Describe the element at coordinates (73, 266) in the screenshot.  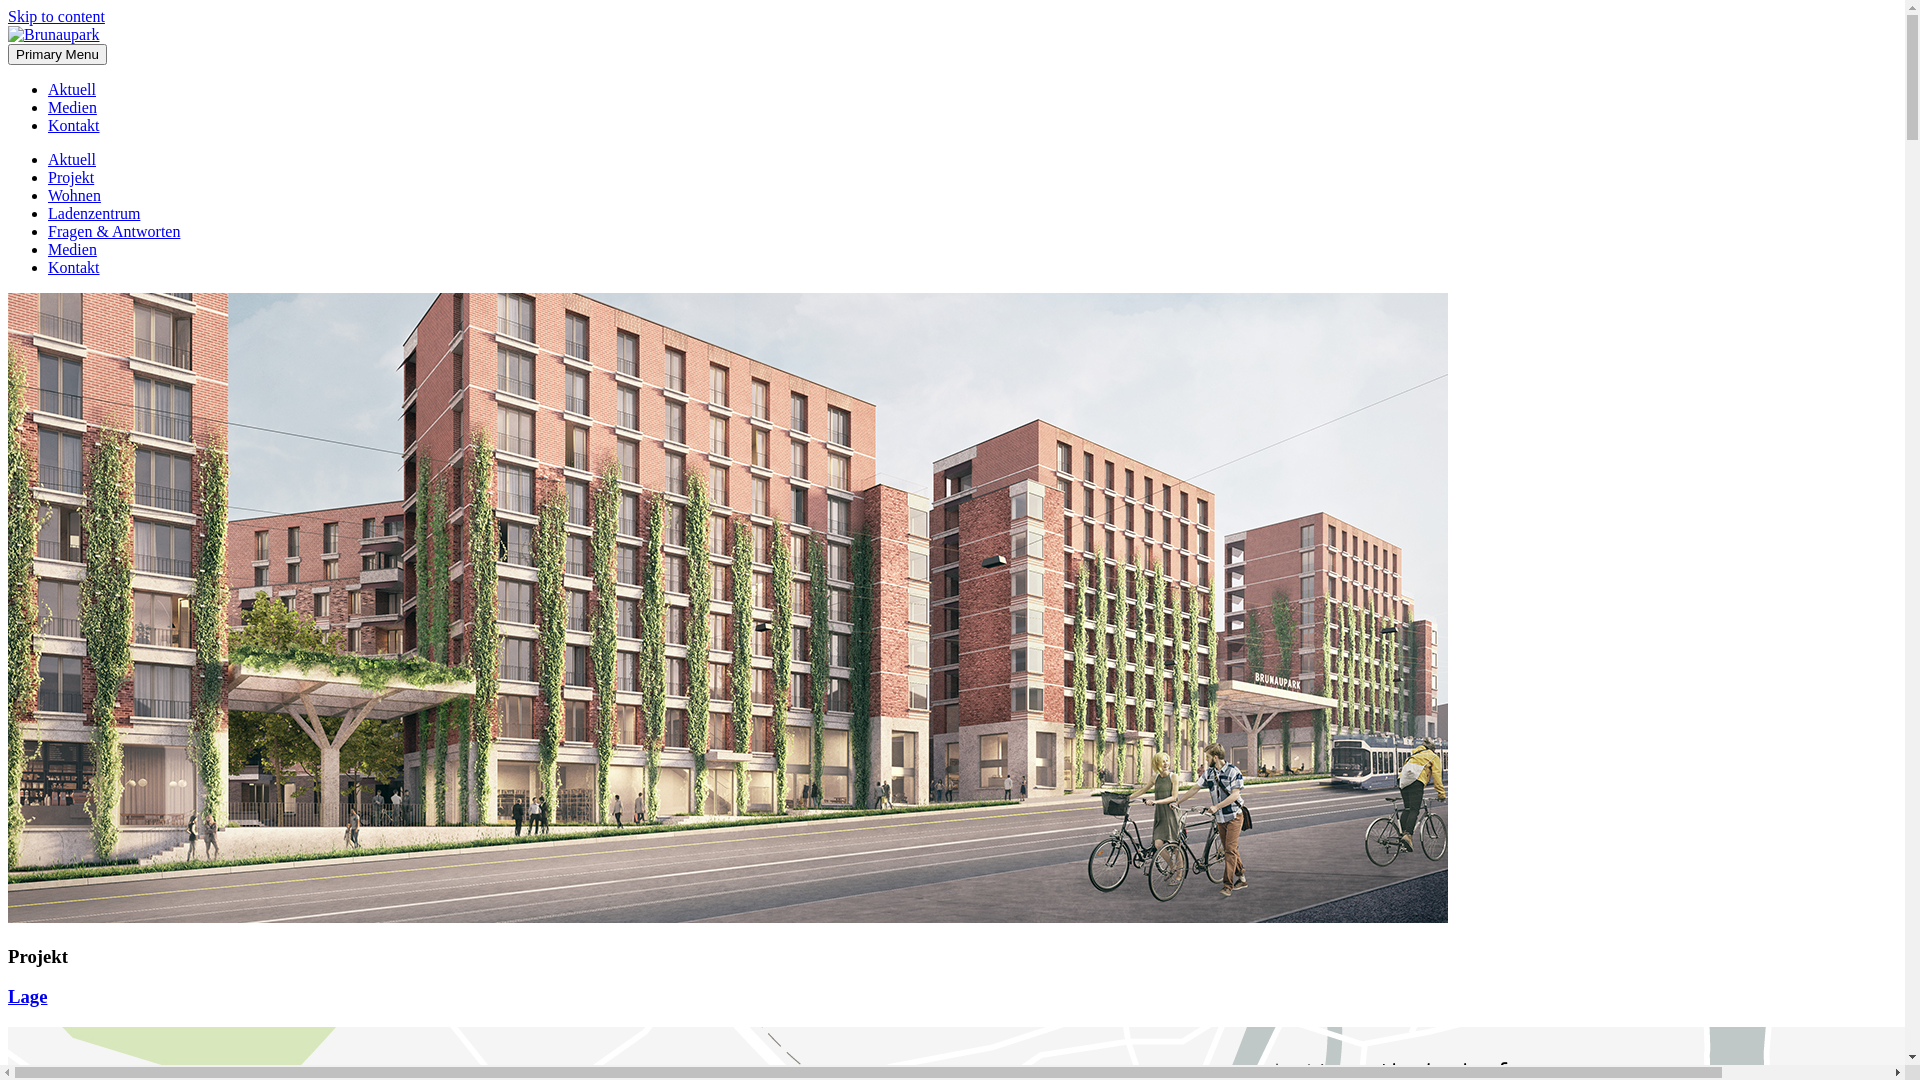
I see `'Kontakt'` at that location.